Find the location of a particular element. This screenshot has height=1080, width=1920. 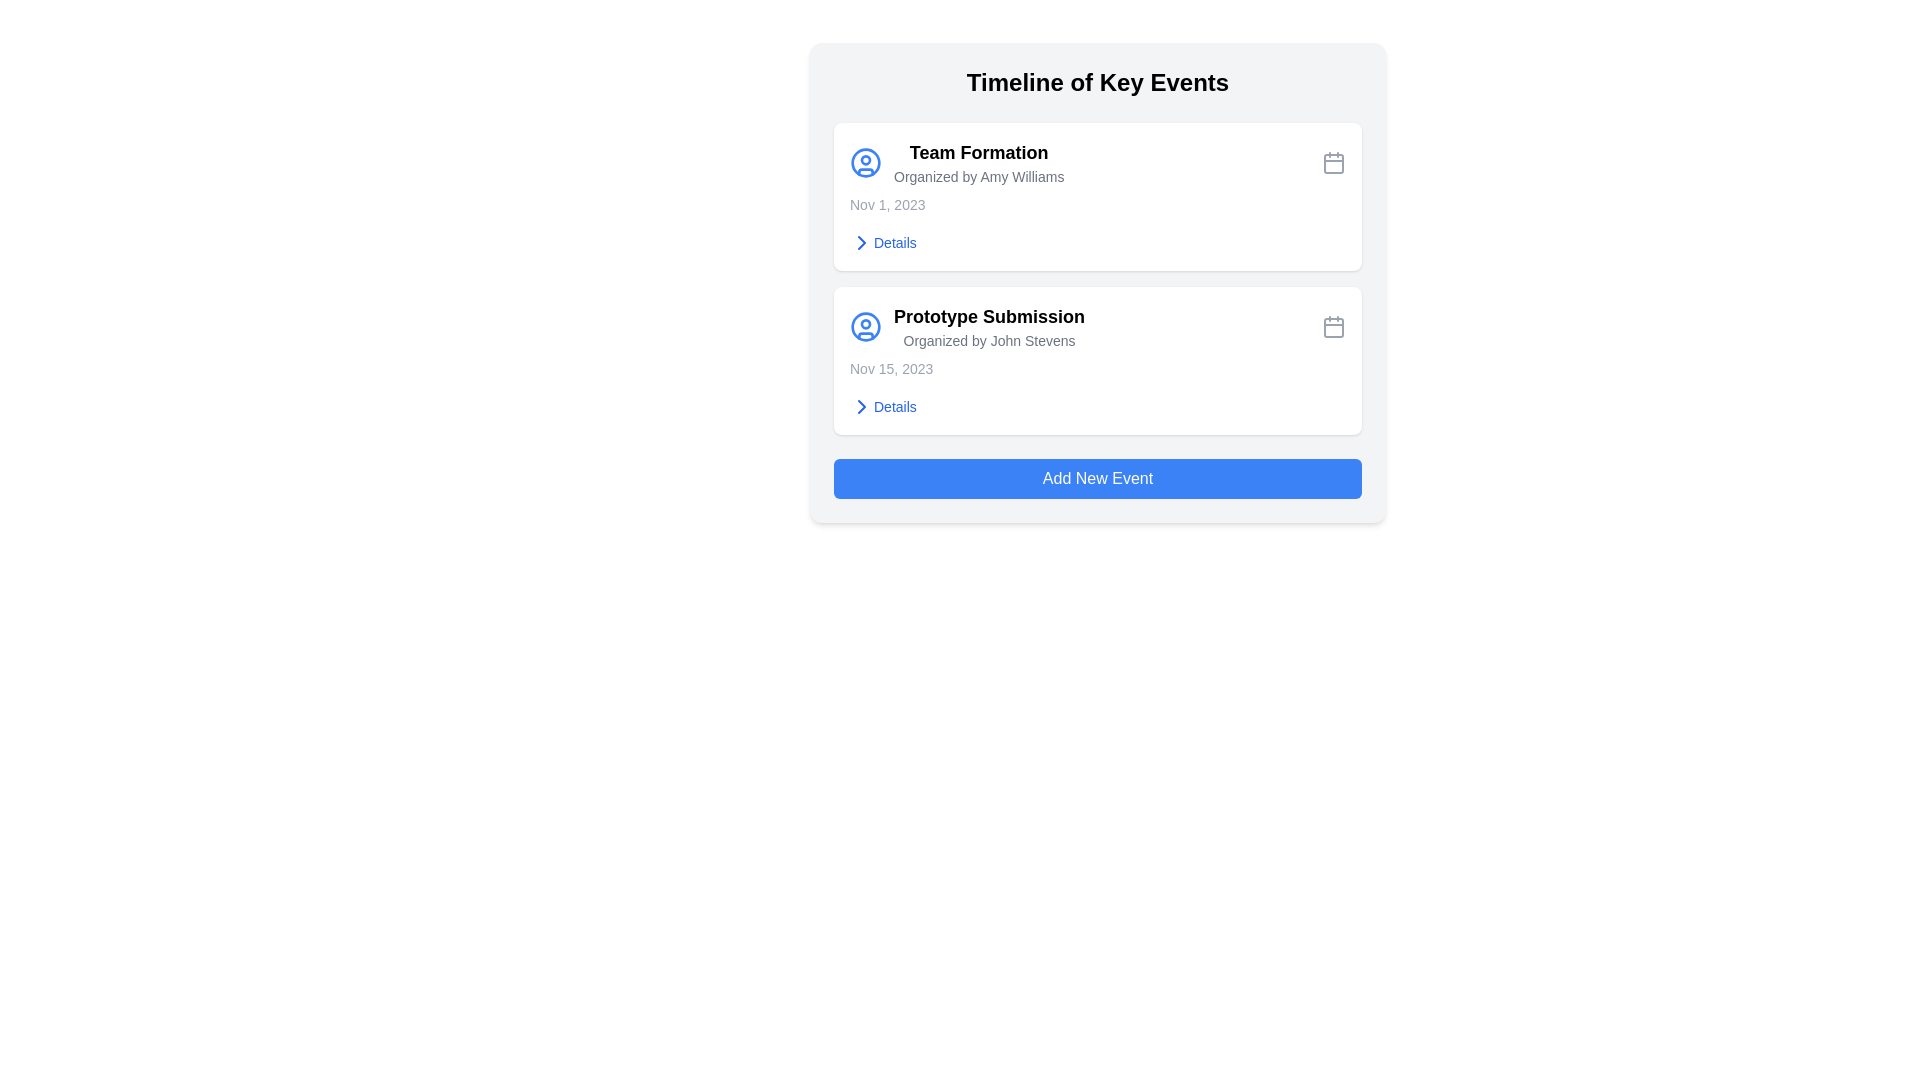

the hyperlink located at the bottom-right of the 'Prototype Submission' card organized by John Stevens is located at coordinates (882, 406).